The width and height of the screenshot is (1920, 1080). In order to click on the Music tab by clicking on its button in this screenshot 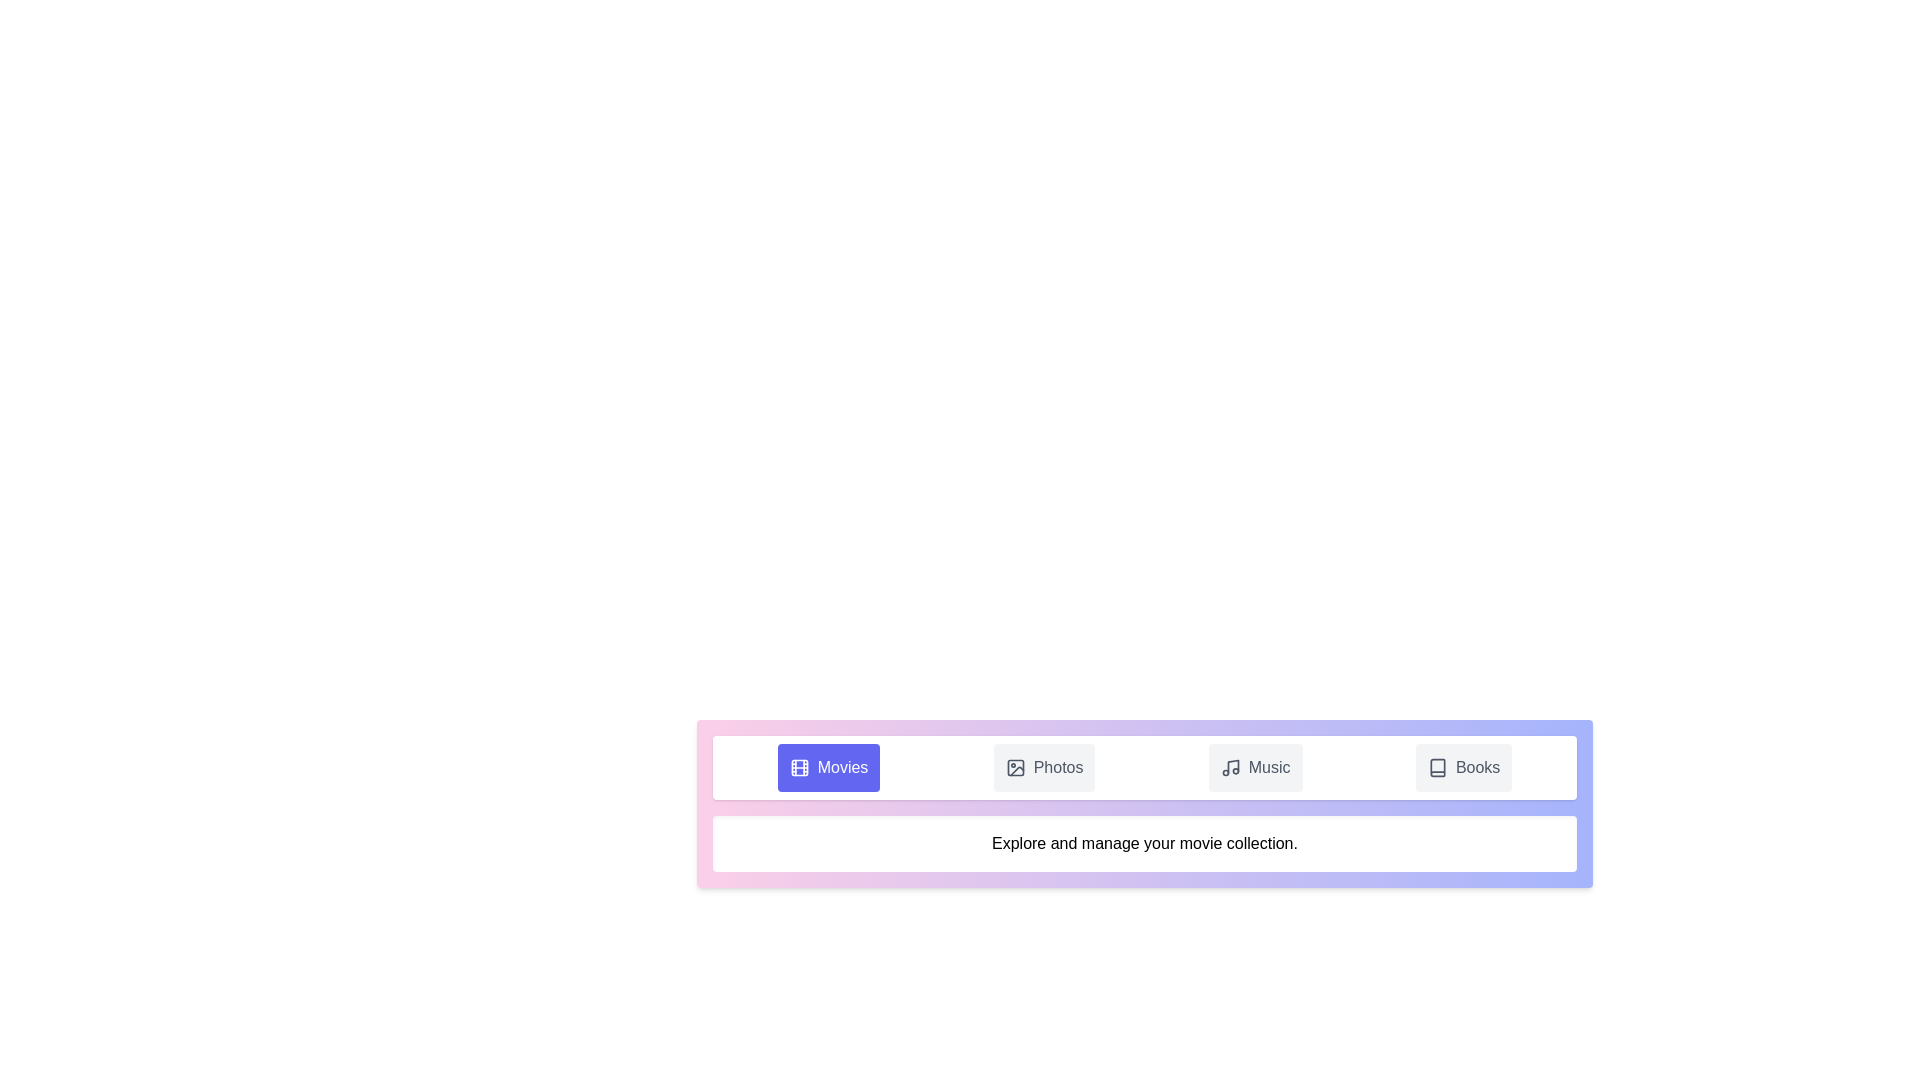, I will do `click(1254, 766)`.